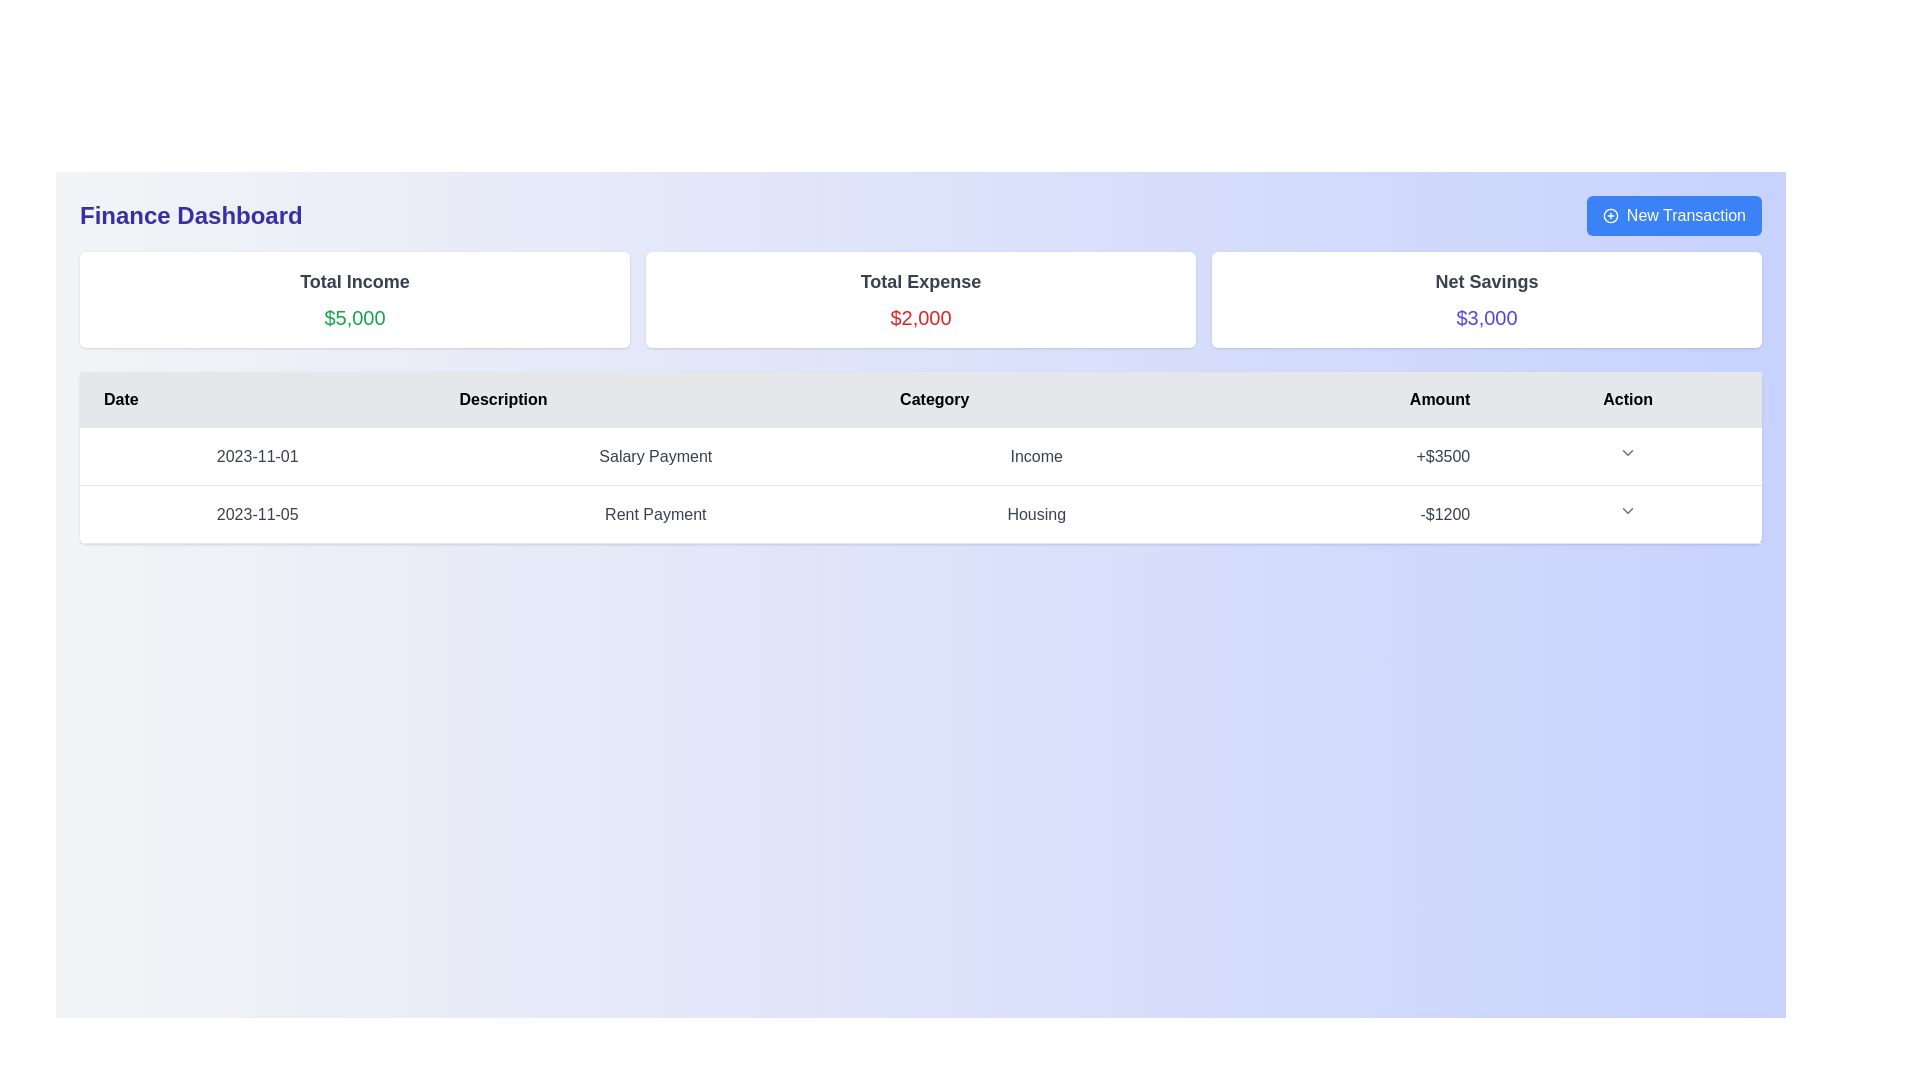 The height and width of the screenshot is (1080, 1920). What do you see at coordinates (1628, 509) in the screenshot?
I see `the Dropdown toggle button in the 'Action' column of the table for the 'Rent Payment' row` at bounding box center [1628, 509].